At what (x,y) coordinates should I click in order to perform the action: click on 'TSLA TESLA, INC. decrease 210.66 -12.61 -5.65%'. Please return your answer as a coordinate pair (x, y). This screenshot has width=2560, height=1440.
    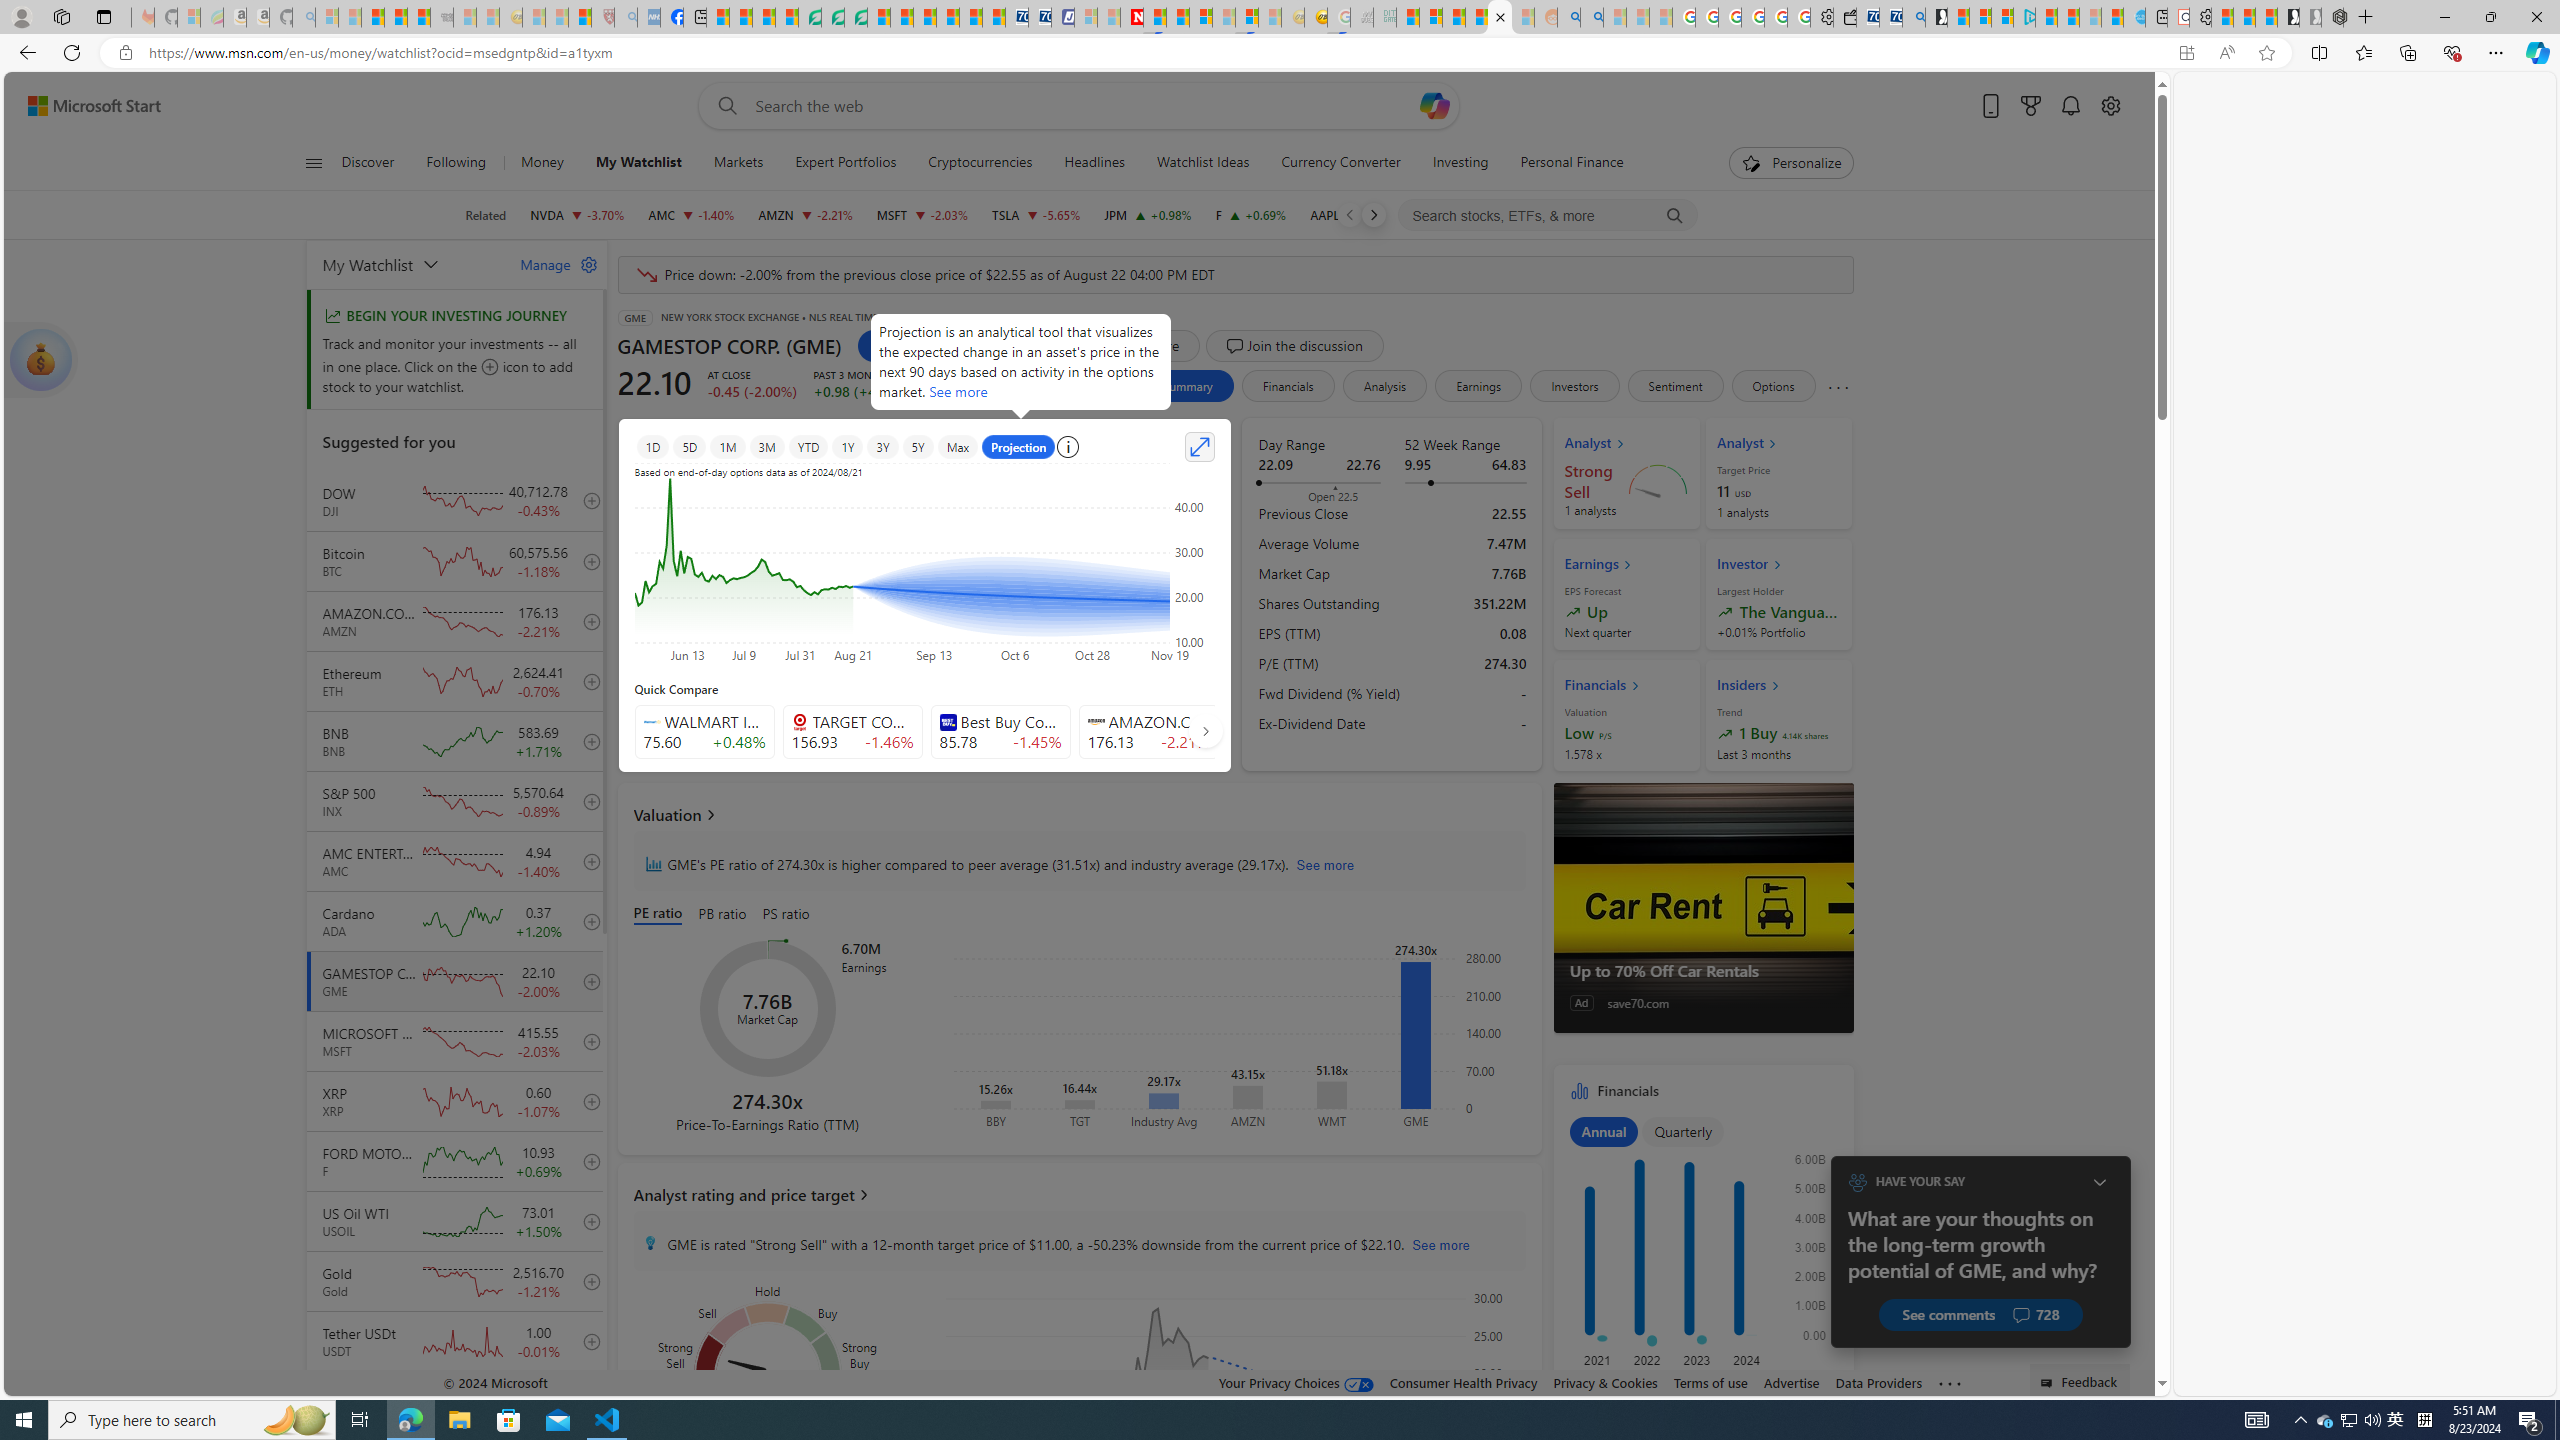
    Looking at the image, I should click on (1035, 214).